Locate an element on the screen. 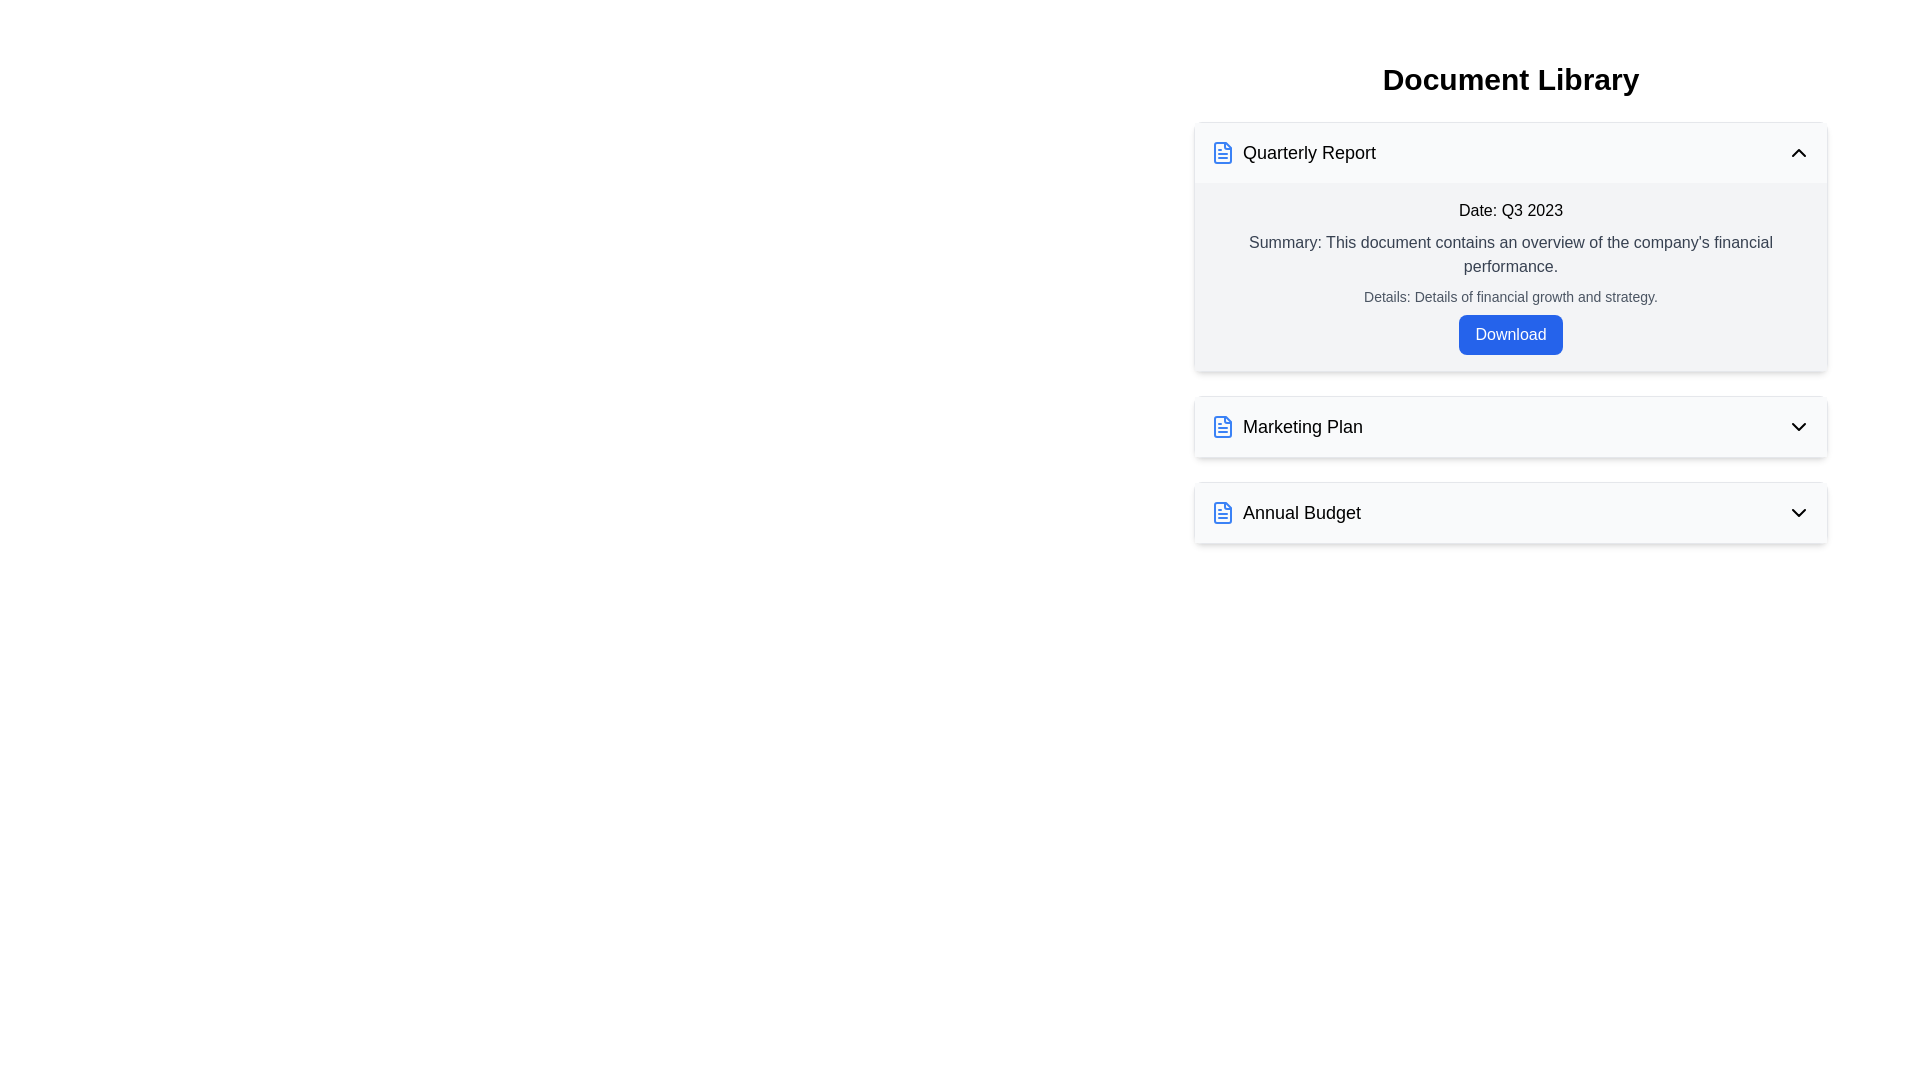 The image size is (1920, 1080). the blue rounded button labeled 'Download' located at the bottom-right corner of the 'Quarterly Report' section to initiate the download is located at coordinates (1511, 334).